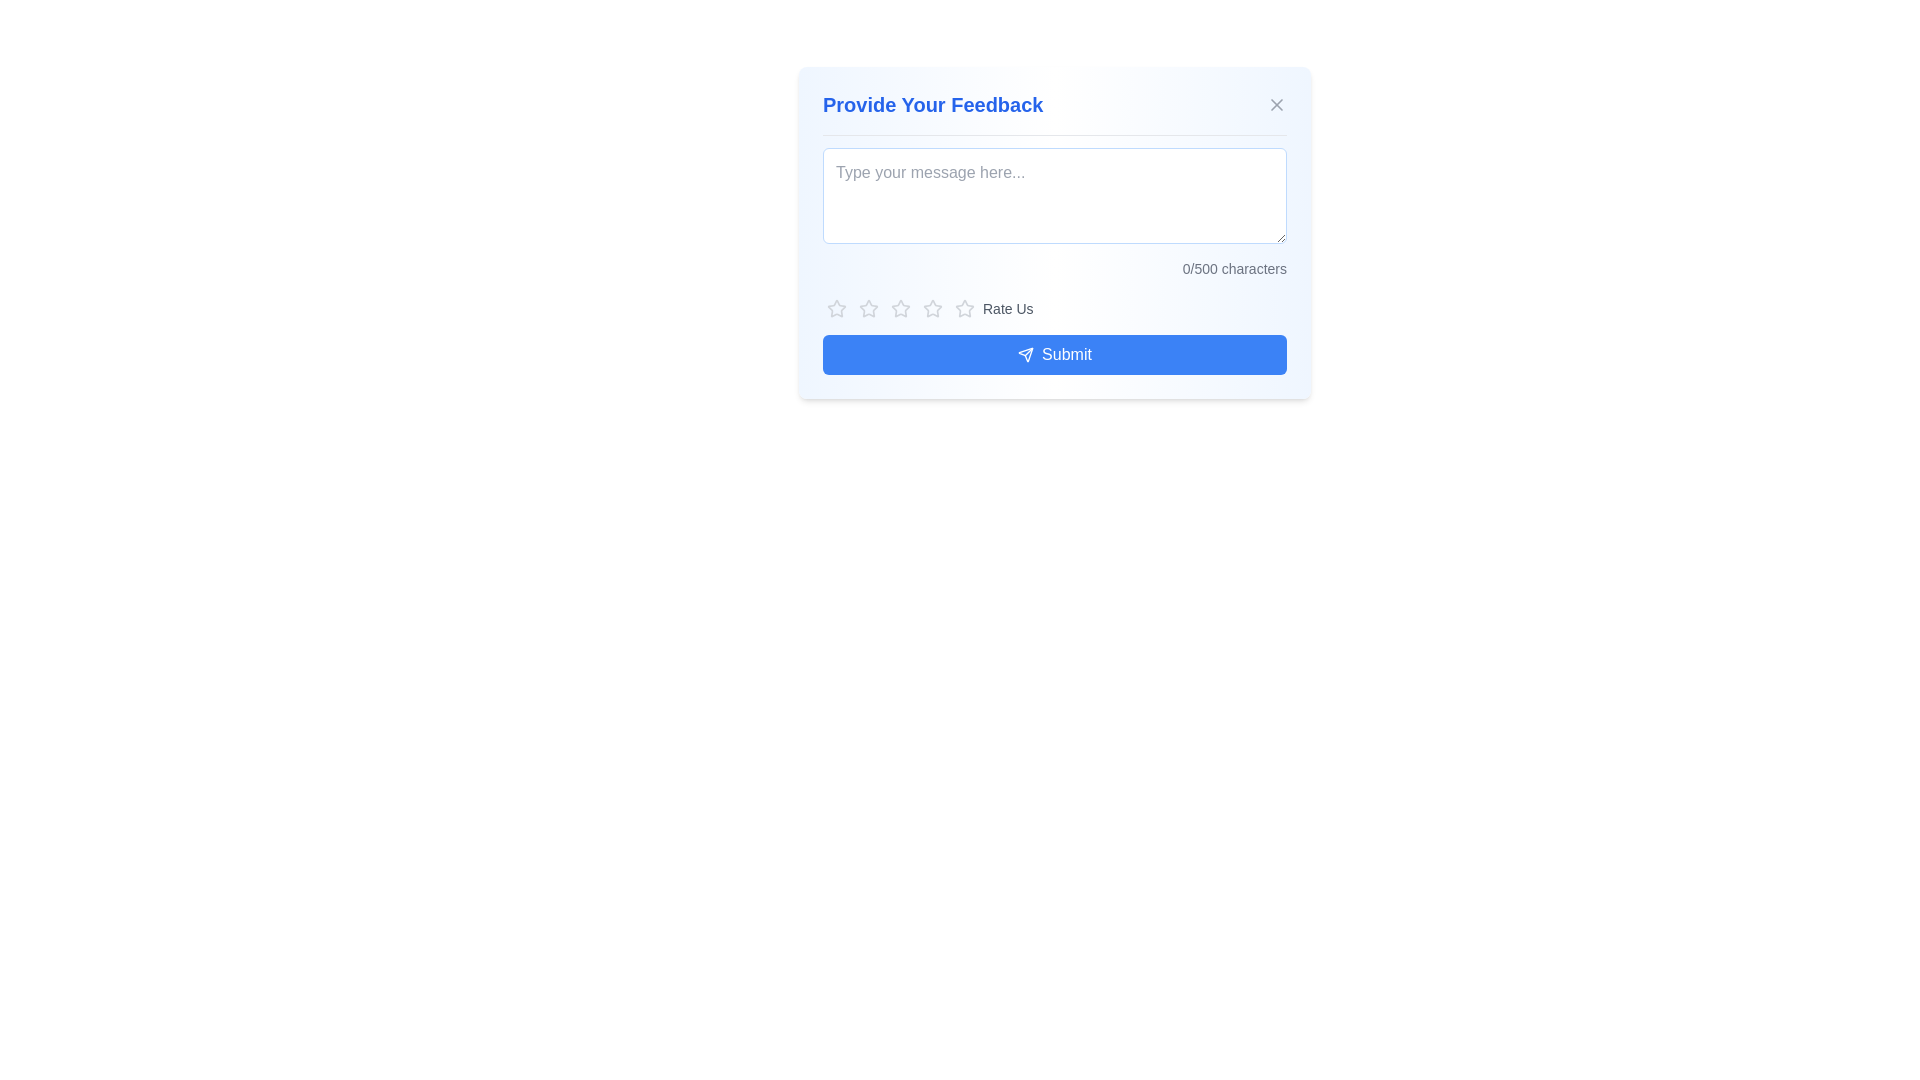 The width and height of the screenshot is (1920, 1080). I want to click on the central star icon, which is the third star in a row of five stars below the input box and above the 'Submit' button, so click(964, 308).